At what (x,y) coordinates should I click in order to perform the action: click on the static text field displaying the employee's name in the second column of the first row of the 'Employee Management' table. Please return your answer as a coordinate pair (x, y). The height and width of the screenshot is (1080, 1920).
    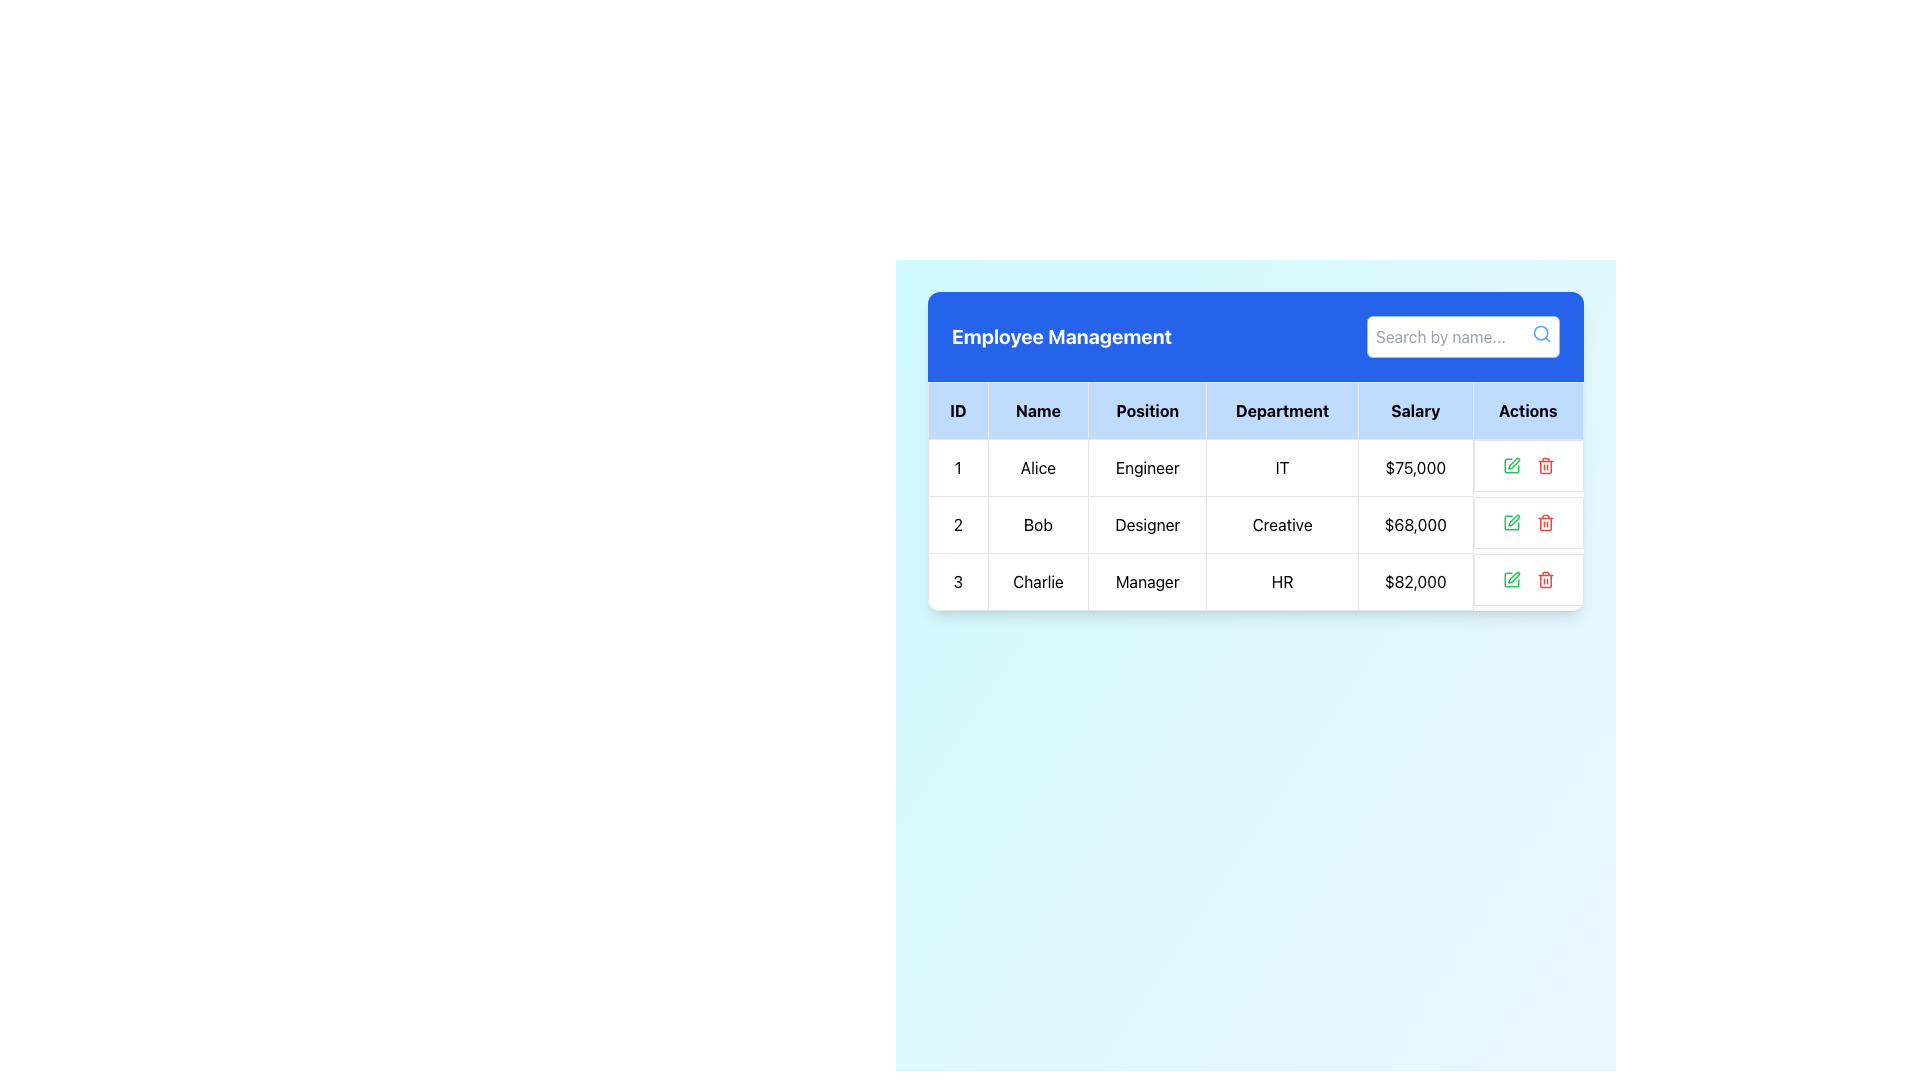
    Looking at the image, I should click on (1038, 467).